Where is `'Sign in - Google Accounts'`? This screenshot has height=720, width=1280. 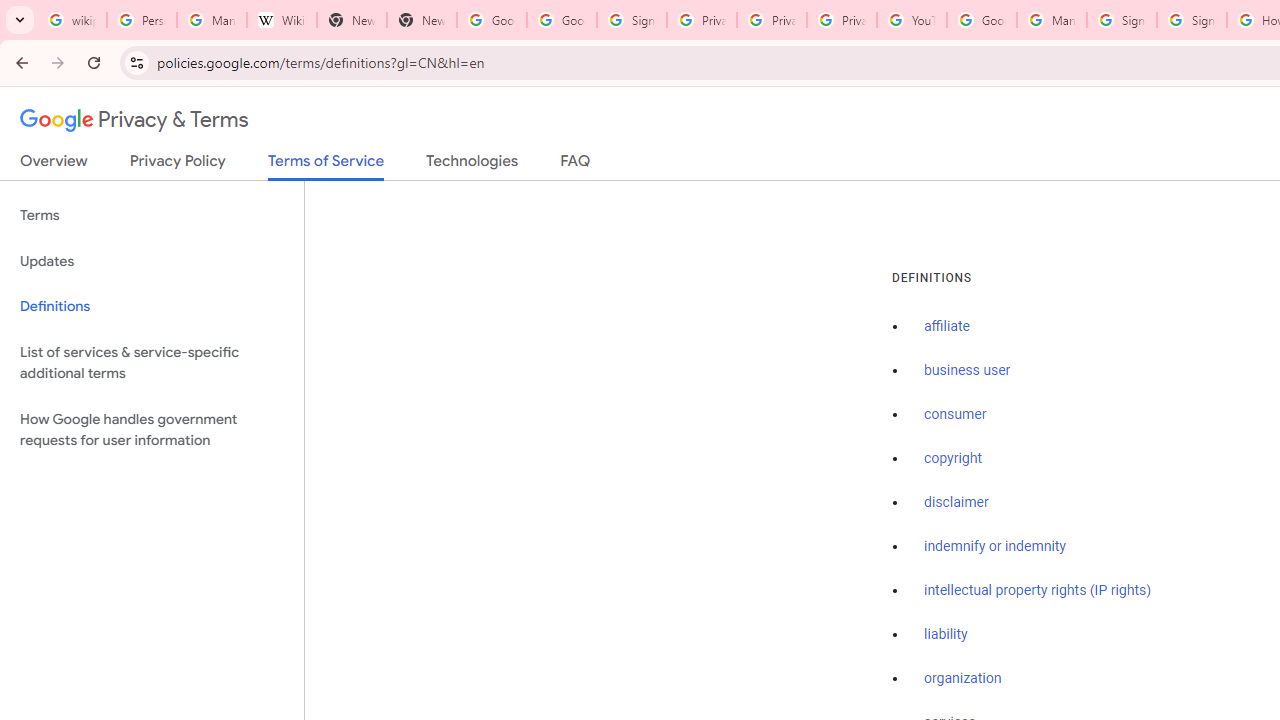 'Sign in - Google Accounts' is located at coordinates (1121, 20).